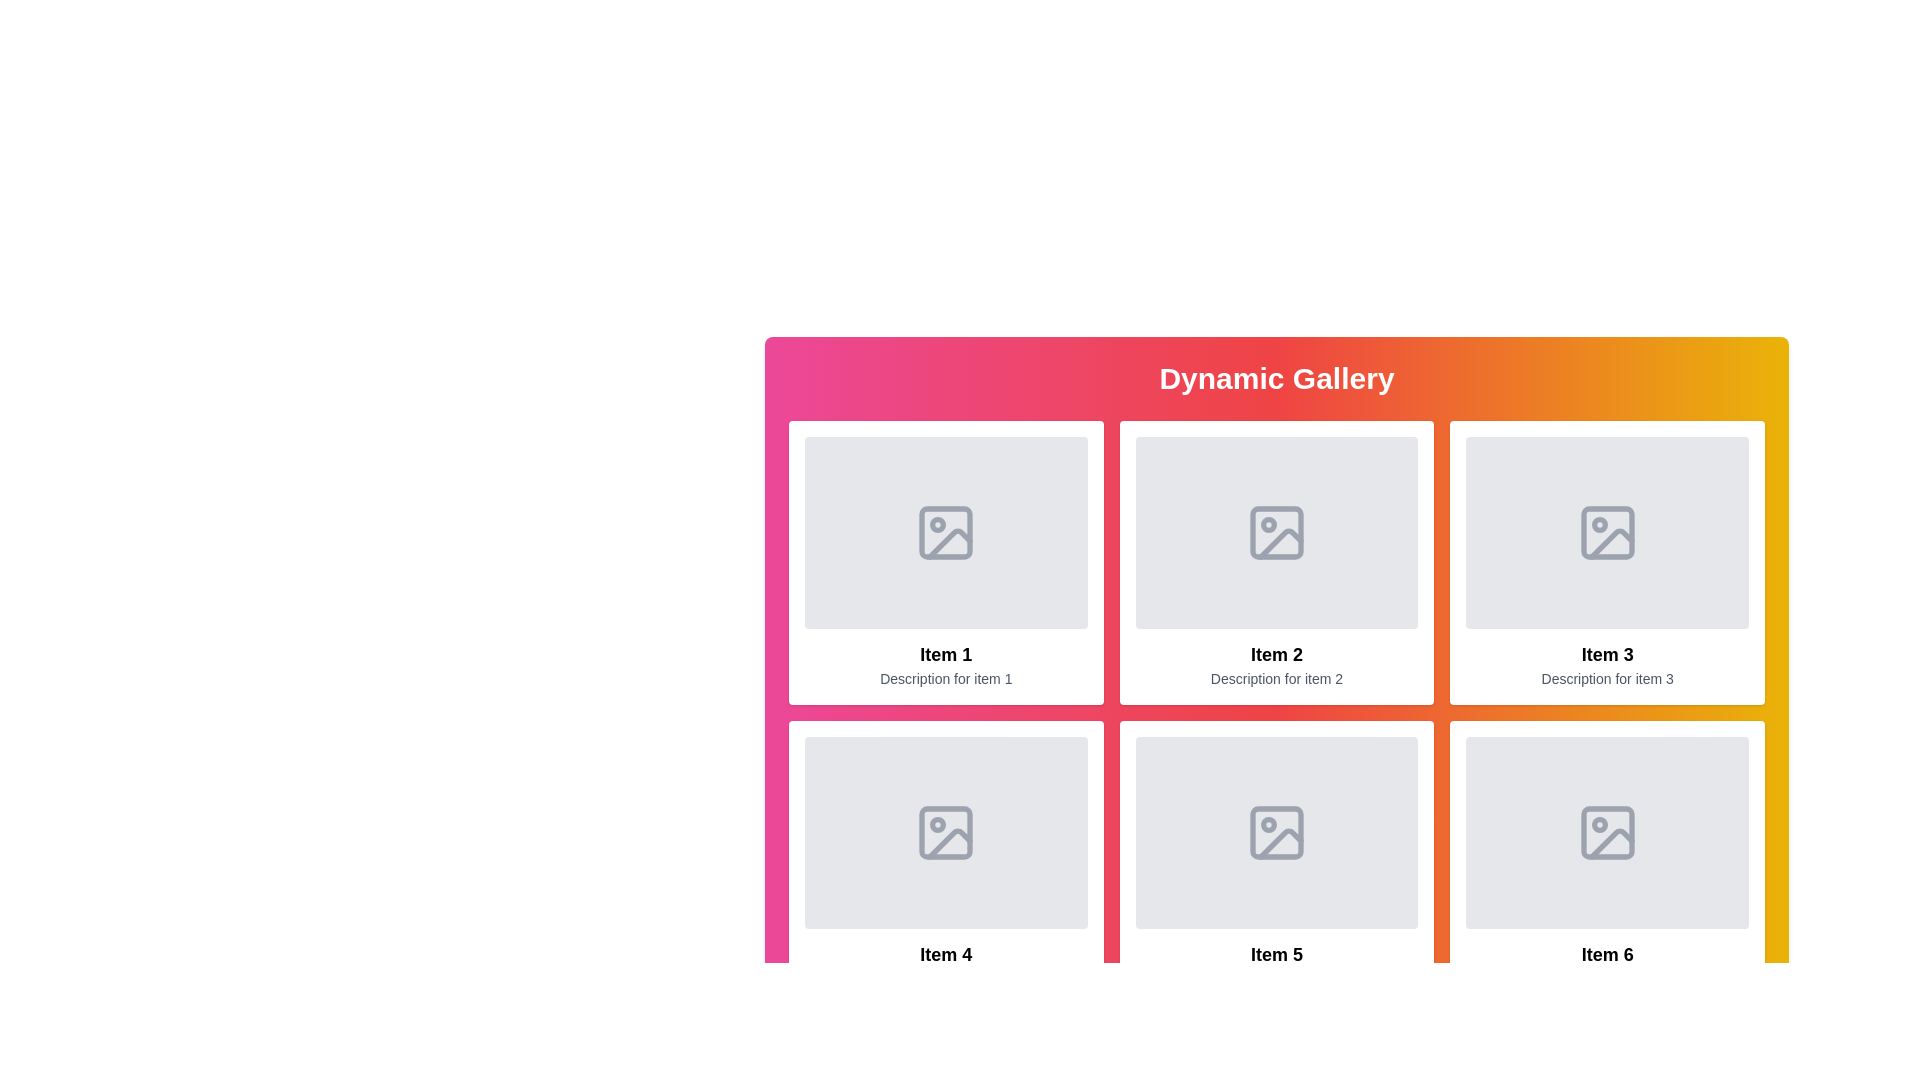  Describe the element at coordinates (1607, 833) in the screenshot. I see `the SVG icon representing an image placeholder located within the 'Item 6' card in the bottom-right position of the grid layout in the 'Dynamic Gallery' section to initiate an action` at that location.